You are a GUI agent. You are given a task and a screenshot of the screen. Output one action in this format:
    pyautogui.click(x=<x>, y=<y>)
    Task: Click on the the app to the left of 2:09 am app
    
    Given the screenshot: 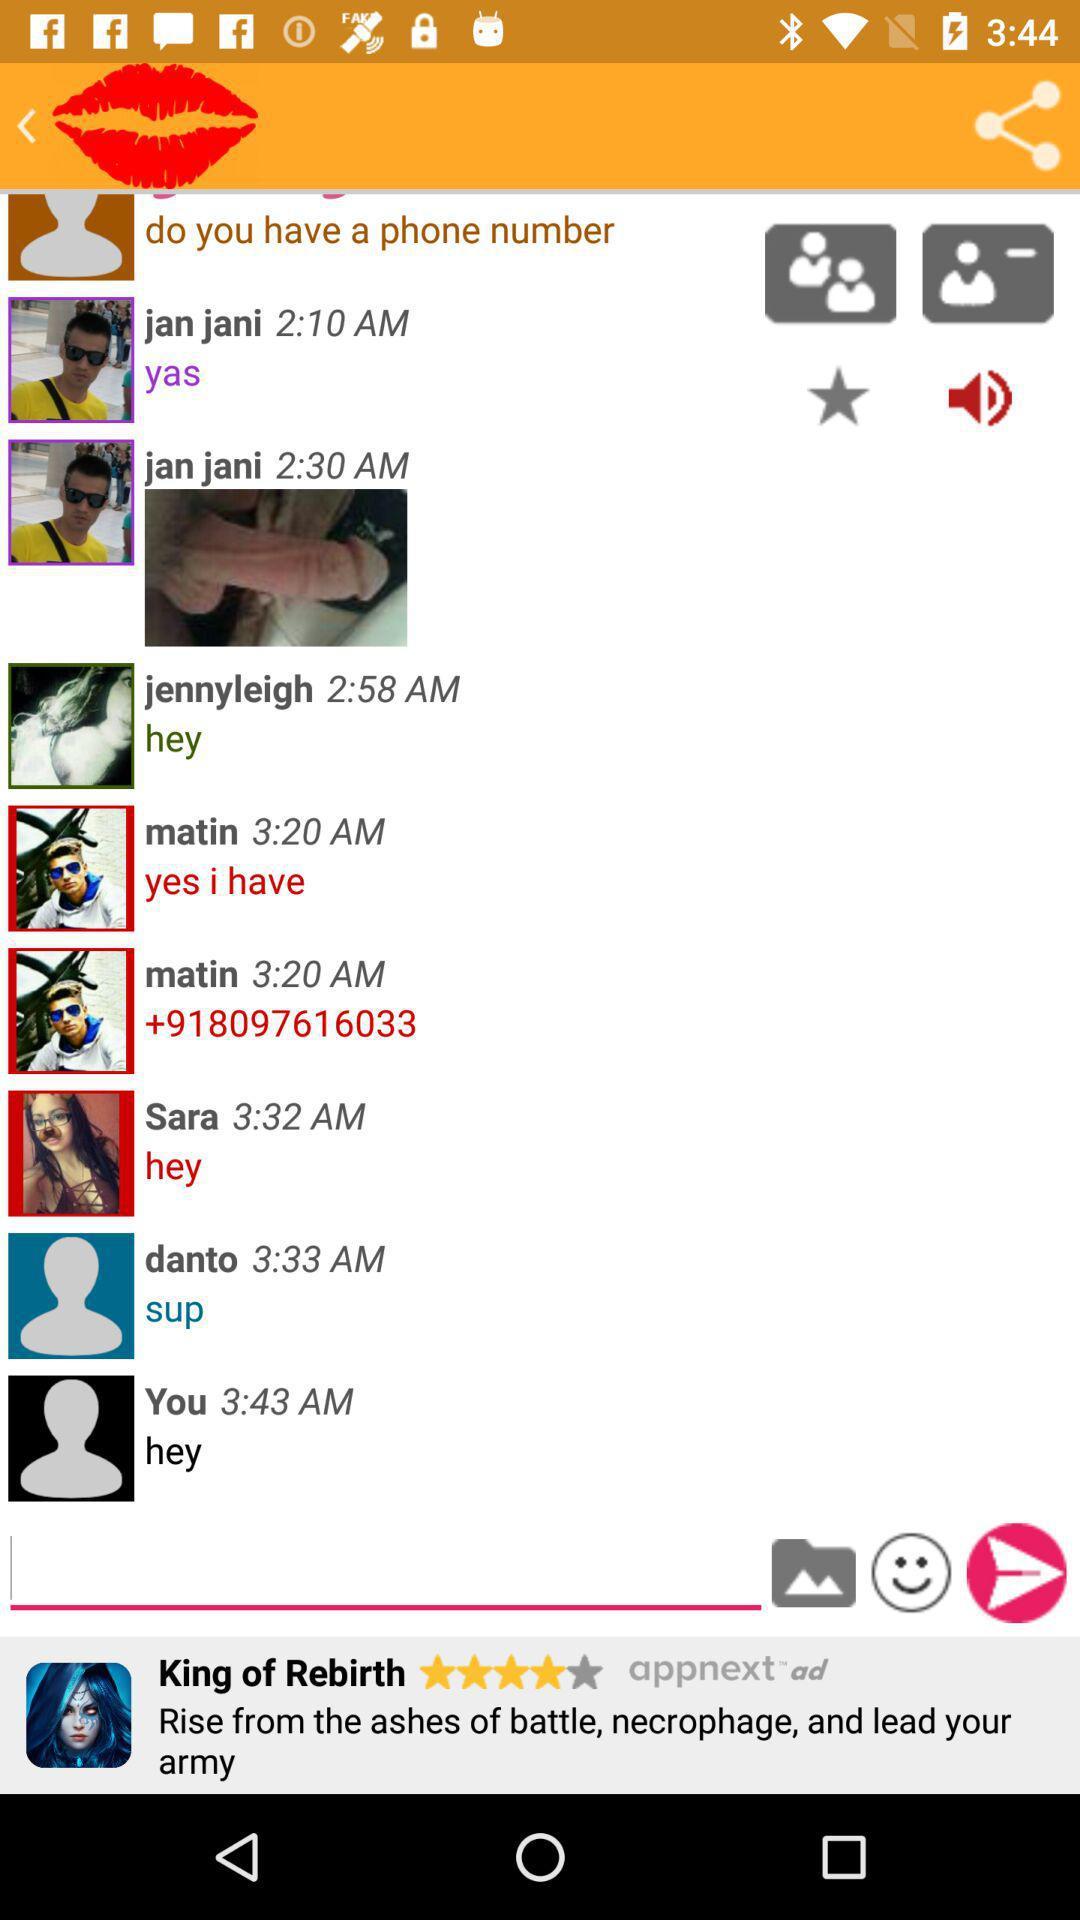 What is the action you would take?
    pyautogui.click(x=154, y=124)
    